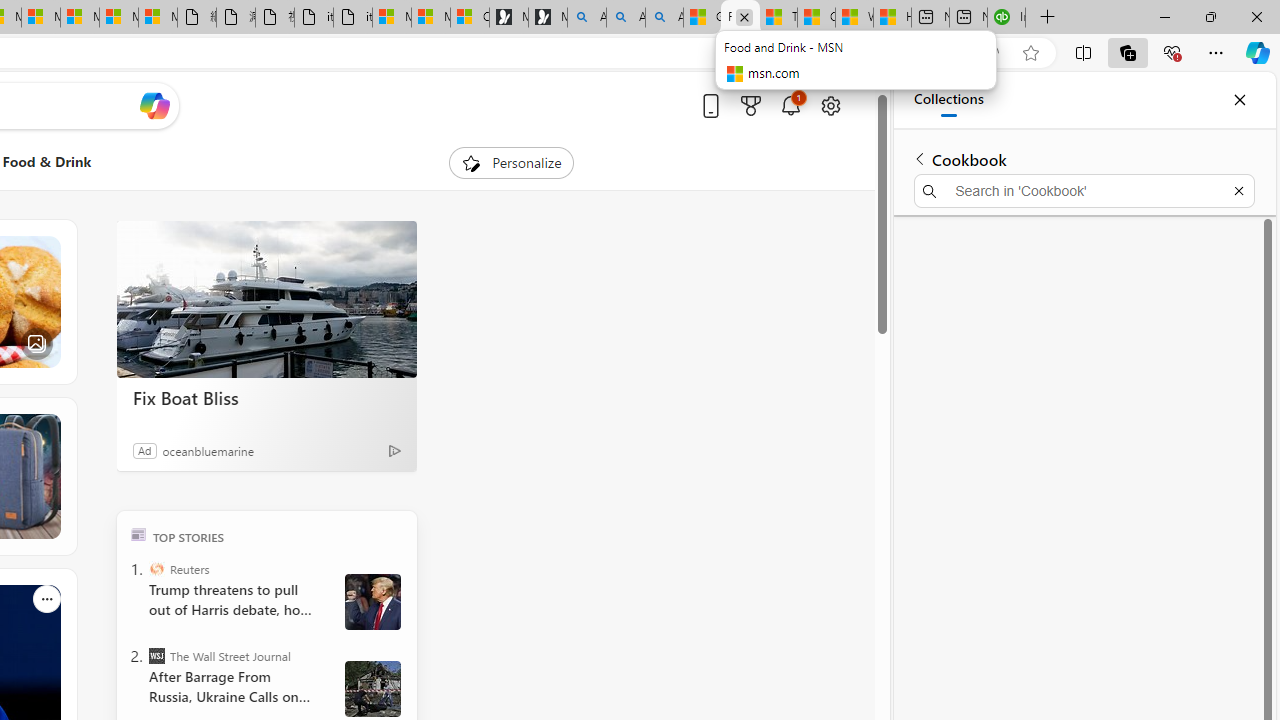 The height and width of the screenshot is (720, 1280). Describe the element at coordinates (208, 450) in the screenshot. I see `'oceanbluemarine'` at that location.